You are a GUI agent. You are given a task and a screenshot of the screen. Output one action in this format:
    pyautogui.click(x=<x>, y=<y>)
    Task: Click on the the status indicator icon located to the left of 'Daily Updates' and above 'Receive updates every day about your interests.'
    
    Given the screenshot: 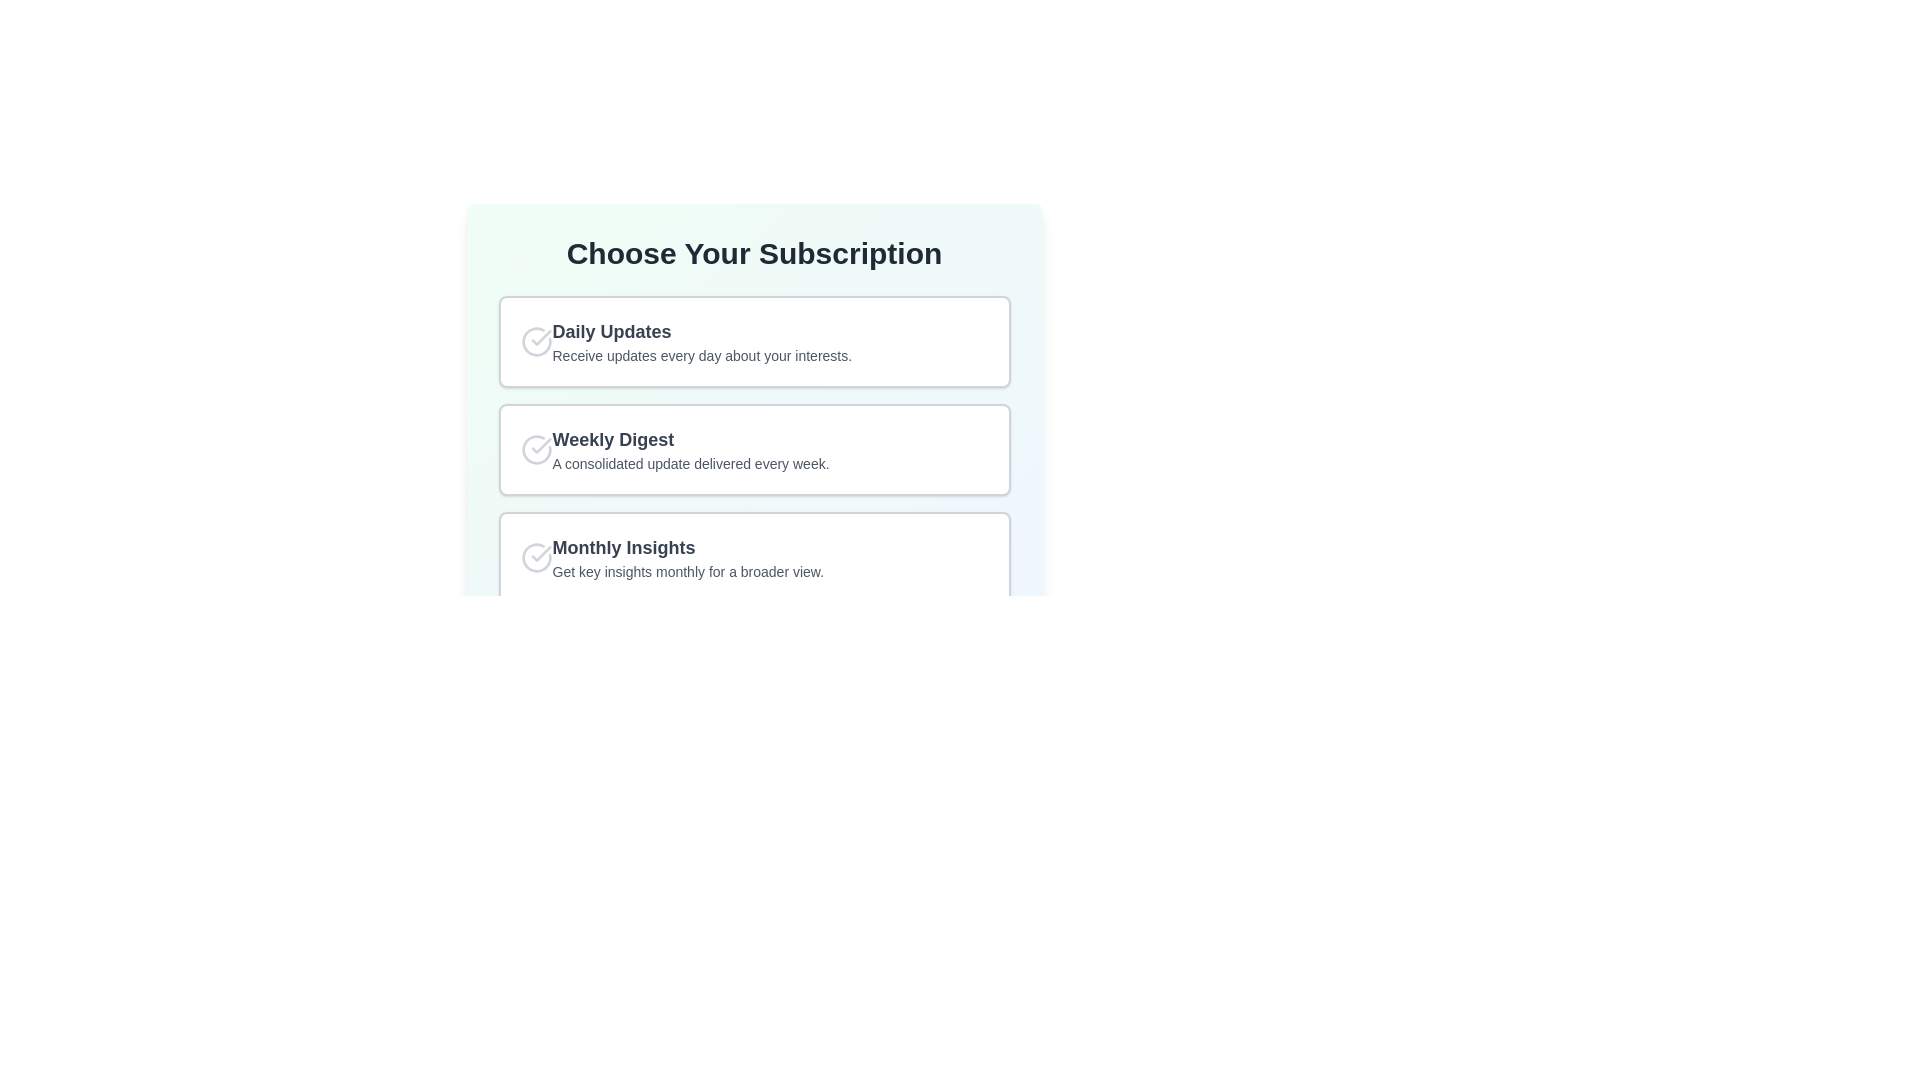 What is the action you would take?
    pyautogui.click(x=536, y=341)
    